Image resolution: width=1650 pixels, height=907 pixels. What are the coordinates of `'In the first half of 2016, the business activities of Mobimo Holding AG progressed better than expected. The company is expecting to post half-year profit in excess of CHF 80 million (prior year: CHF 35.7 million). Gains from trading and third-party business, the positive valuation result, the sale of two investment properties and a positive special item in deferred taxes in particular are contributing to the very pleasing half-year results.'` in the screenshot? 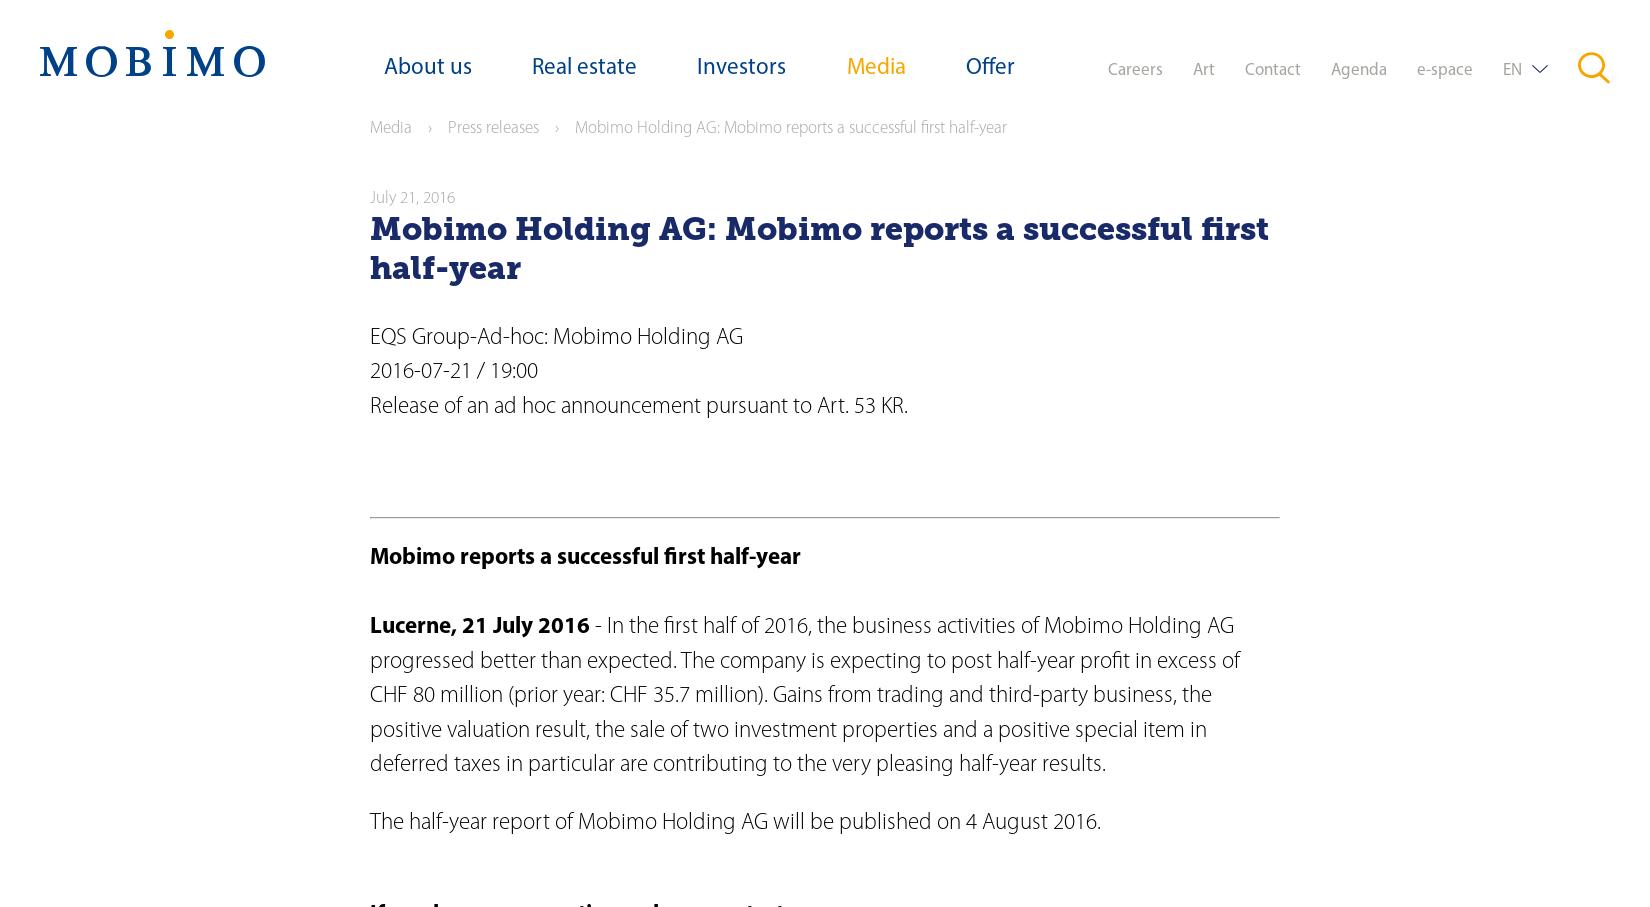 It's located at (804, 695).